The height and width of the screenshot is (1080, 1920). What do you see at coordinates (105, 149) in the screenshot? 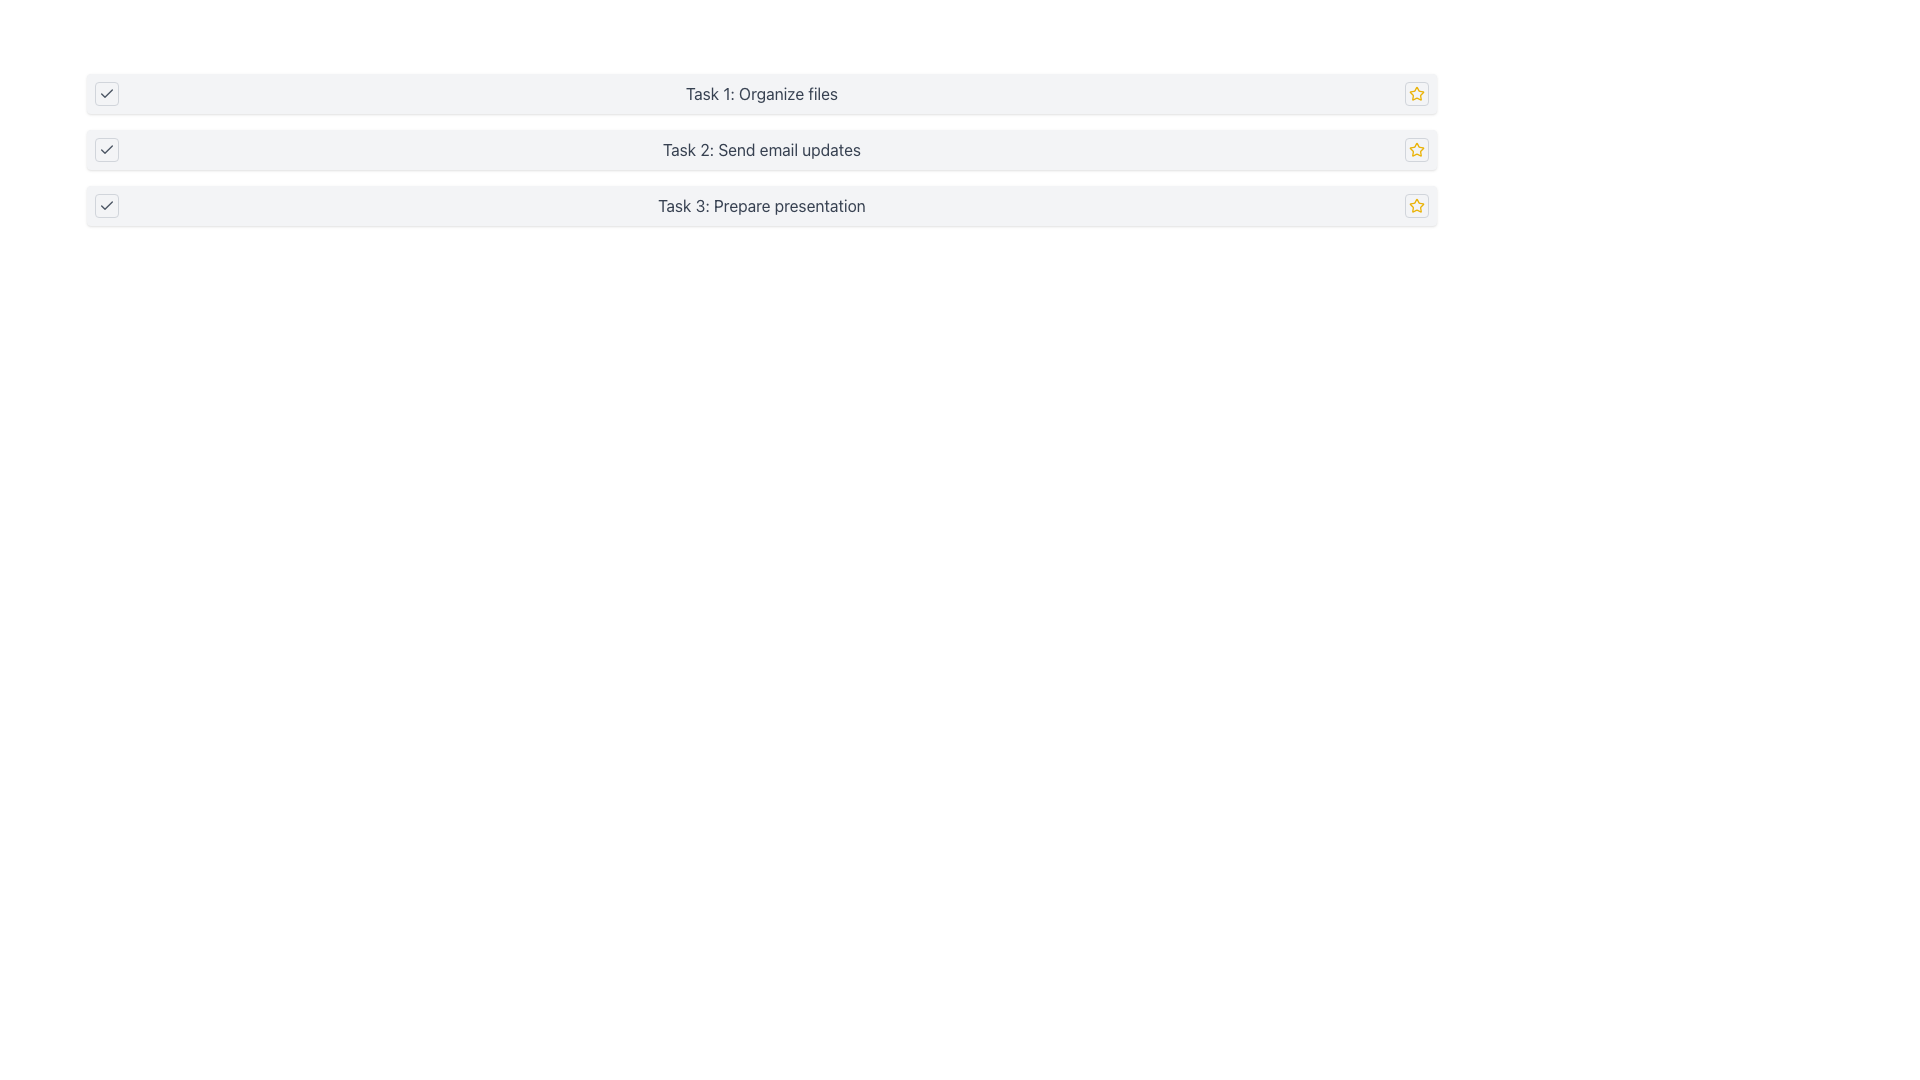
I see `the Checkbox represented by a gray checkmark icon in the second row of the list layout to possibly reveal additional information` at bounding box center [105, 149].